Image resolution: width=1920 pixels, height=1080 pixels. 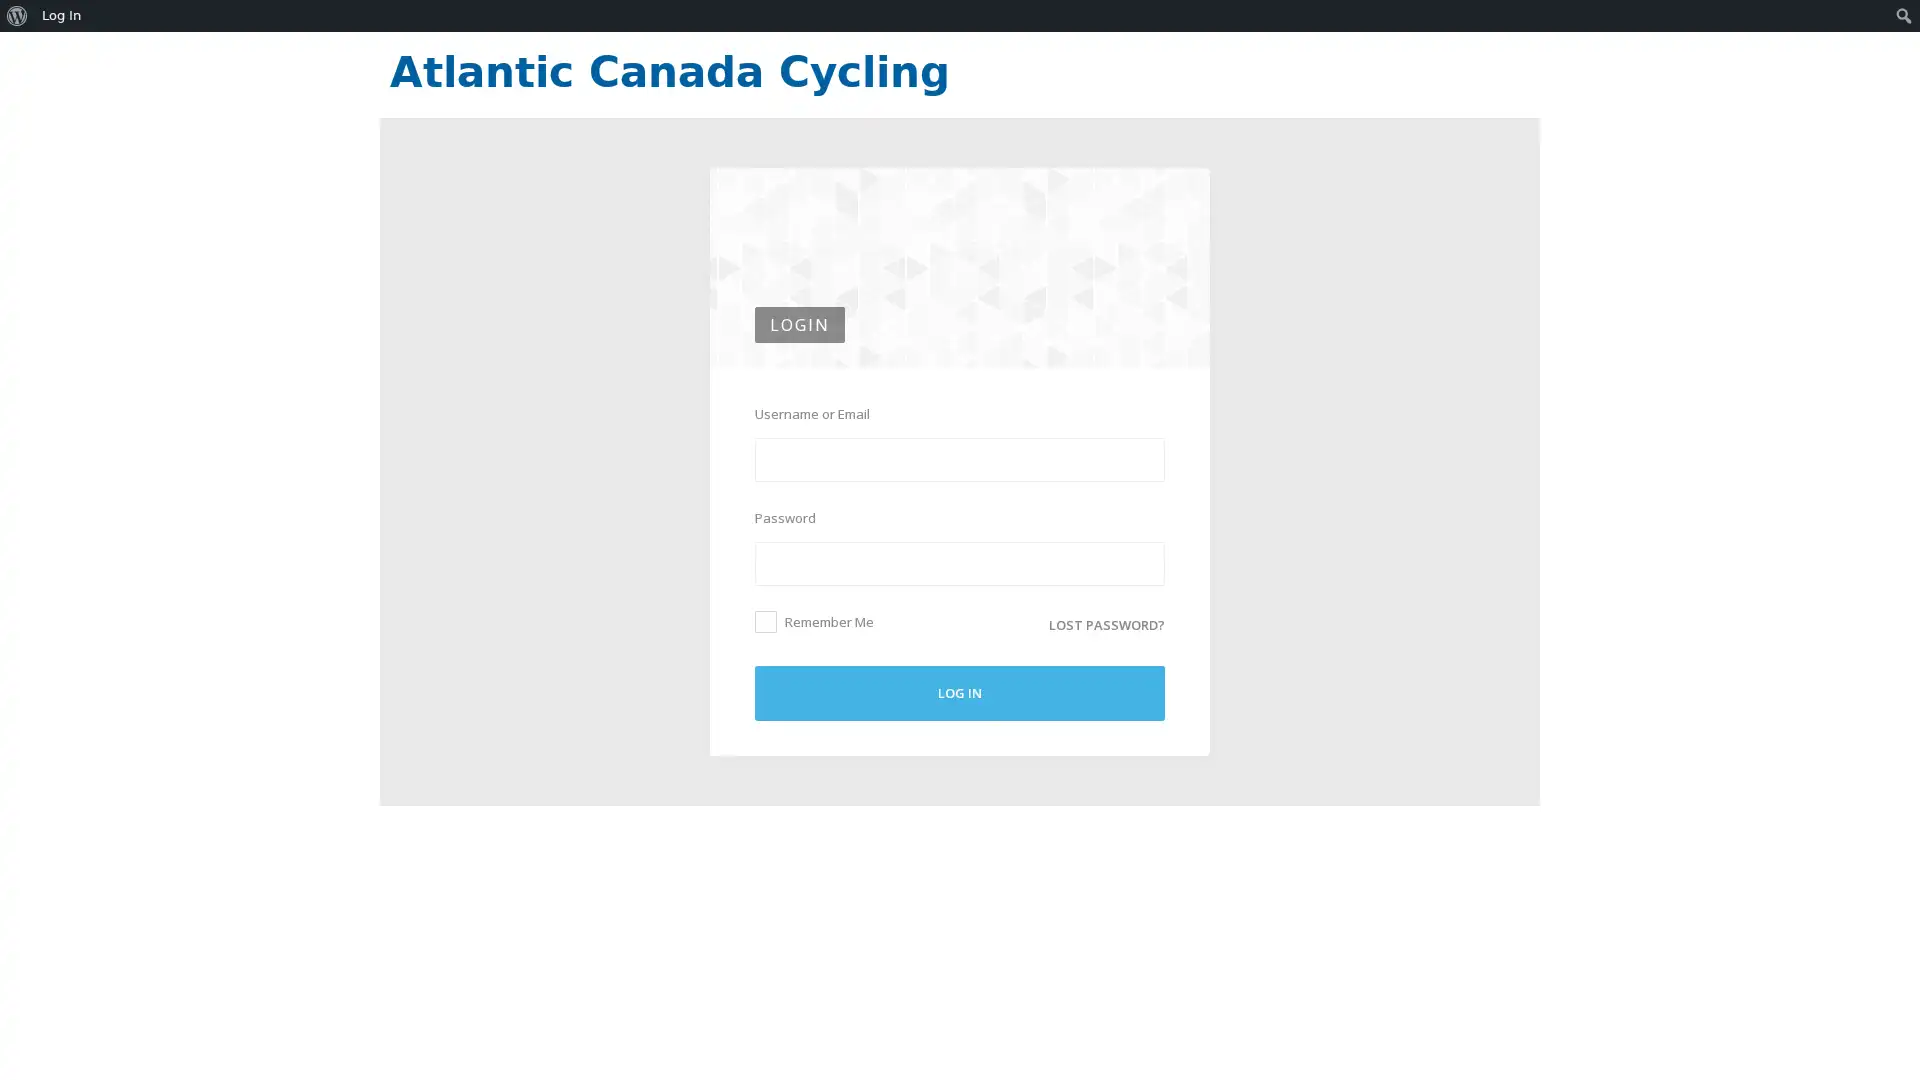 I want to click on LOG IN, so click(x=960, y=692).